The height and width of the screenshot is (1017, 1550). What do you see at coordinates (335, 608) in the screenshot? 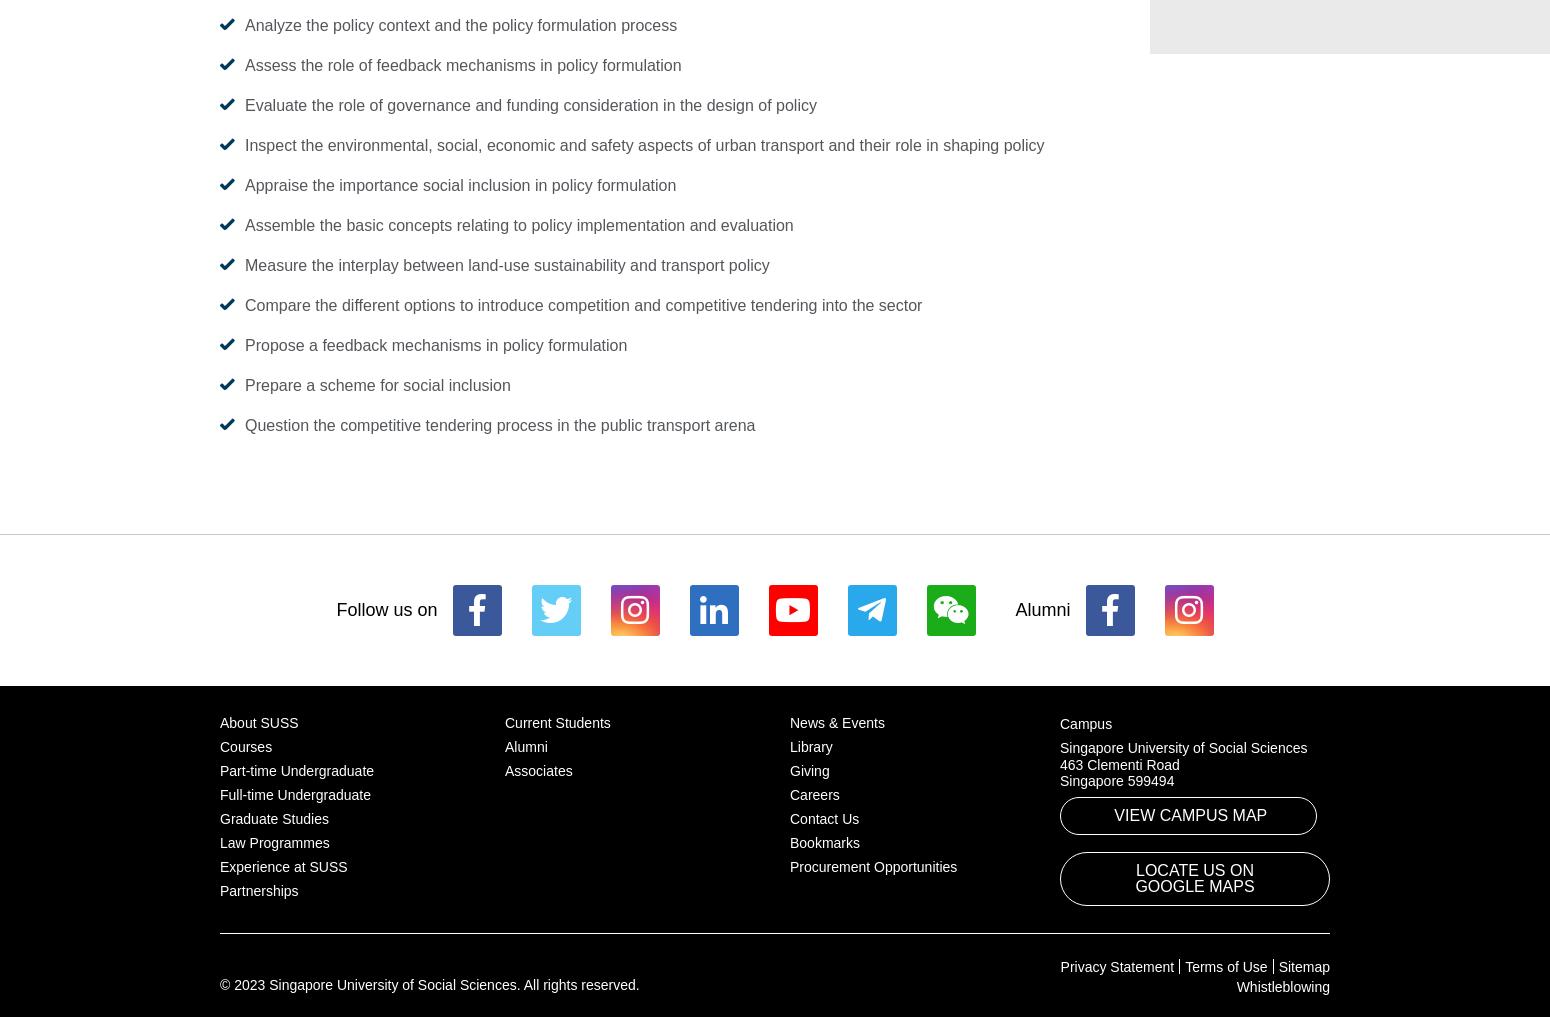
I see `'Follow us on'` at bounding box center [335, 608].